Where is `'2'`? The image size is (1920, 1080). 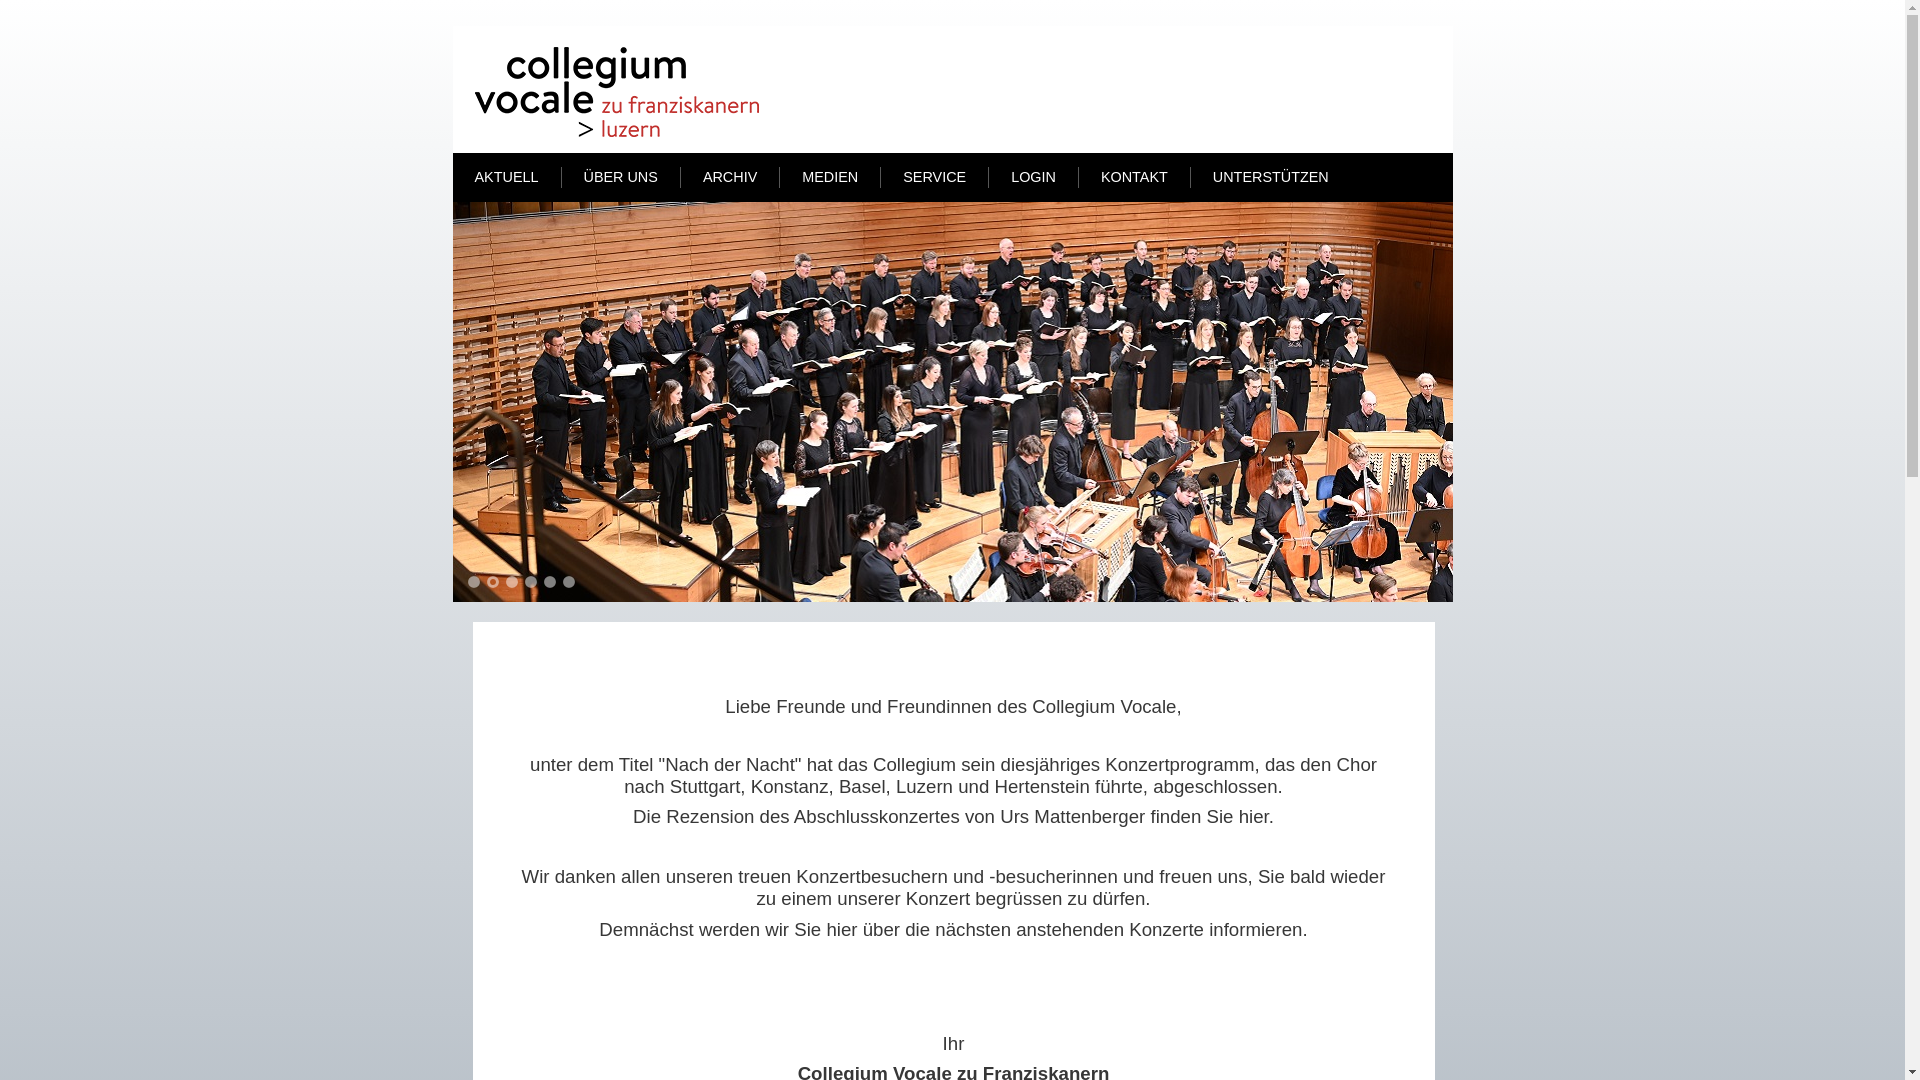
'2' is located at coordinates (485, 582).